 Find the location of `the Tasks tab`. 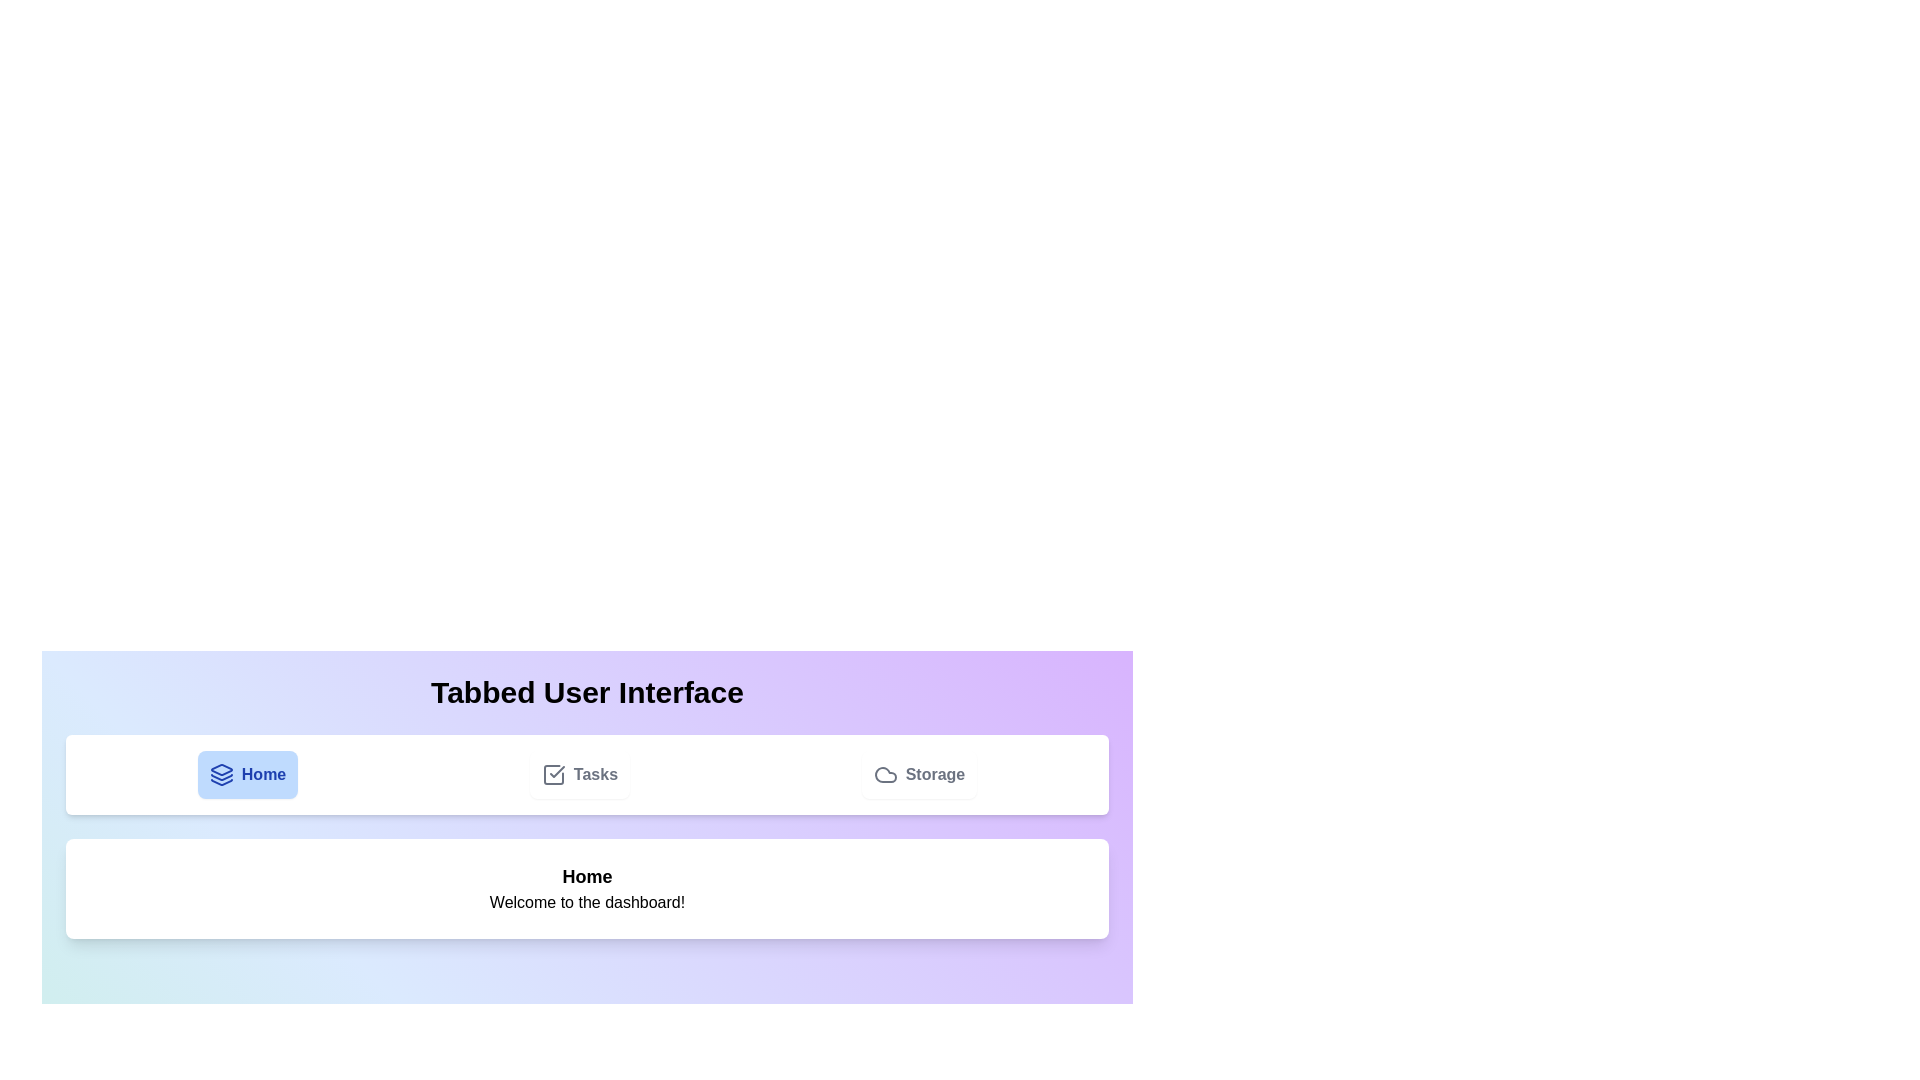

the Tasks tab is located at coordinates (578, 774).